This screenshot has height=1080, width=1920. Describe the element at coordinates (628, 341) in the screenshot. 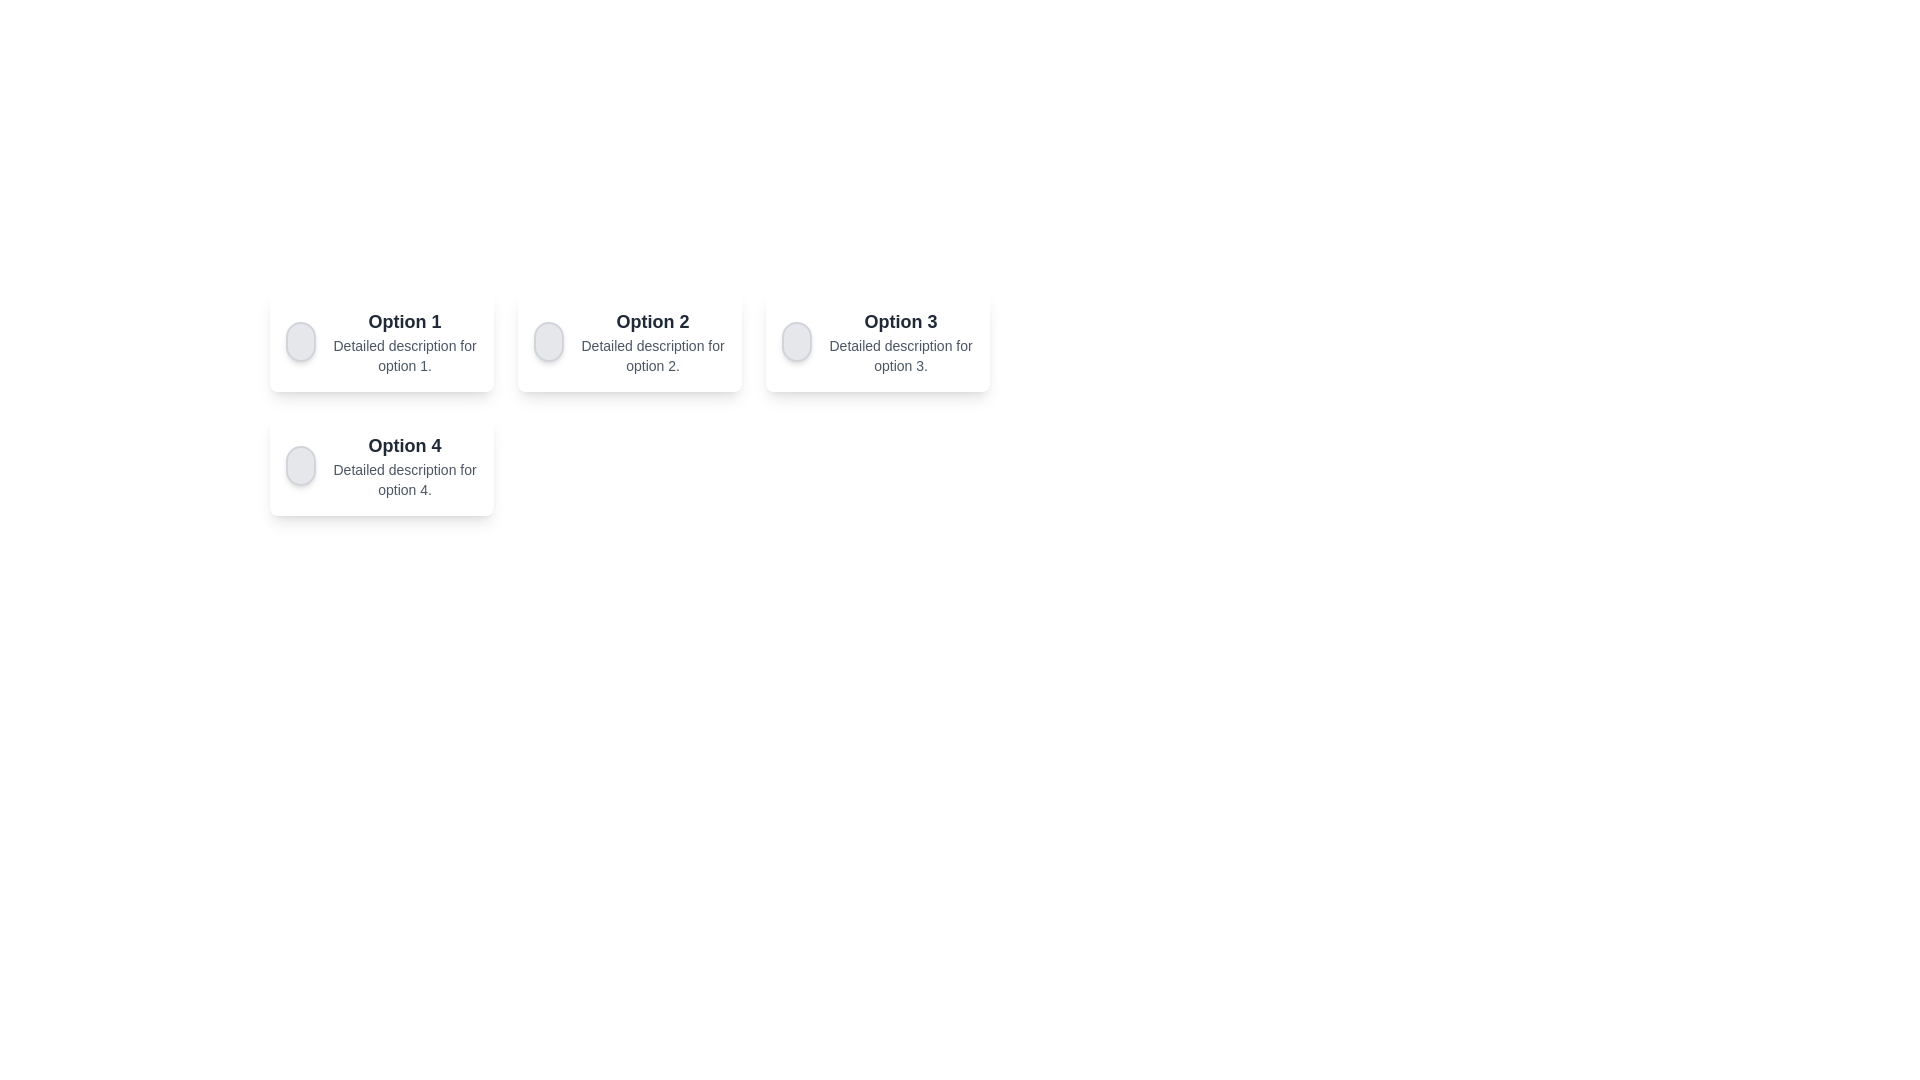

I see `the selectable option element that is the second choice in a grid of selectable cards, providing both a title and description` at that location.